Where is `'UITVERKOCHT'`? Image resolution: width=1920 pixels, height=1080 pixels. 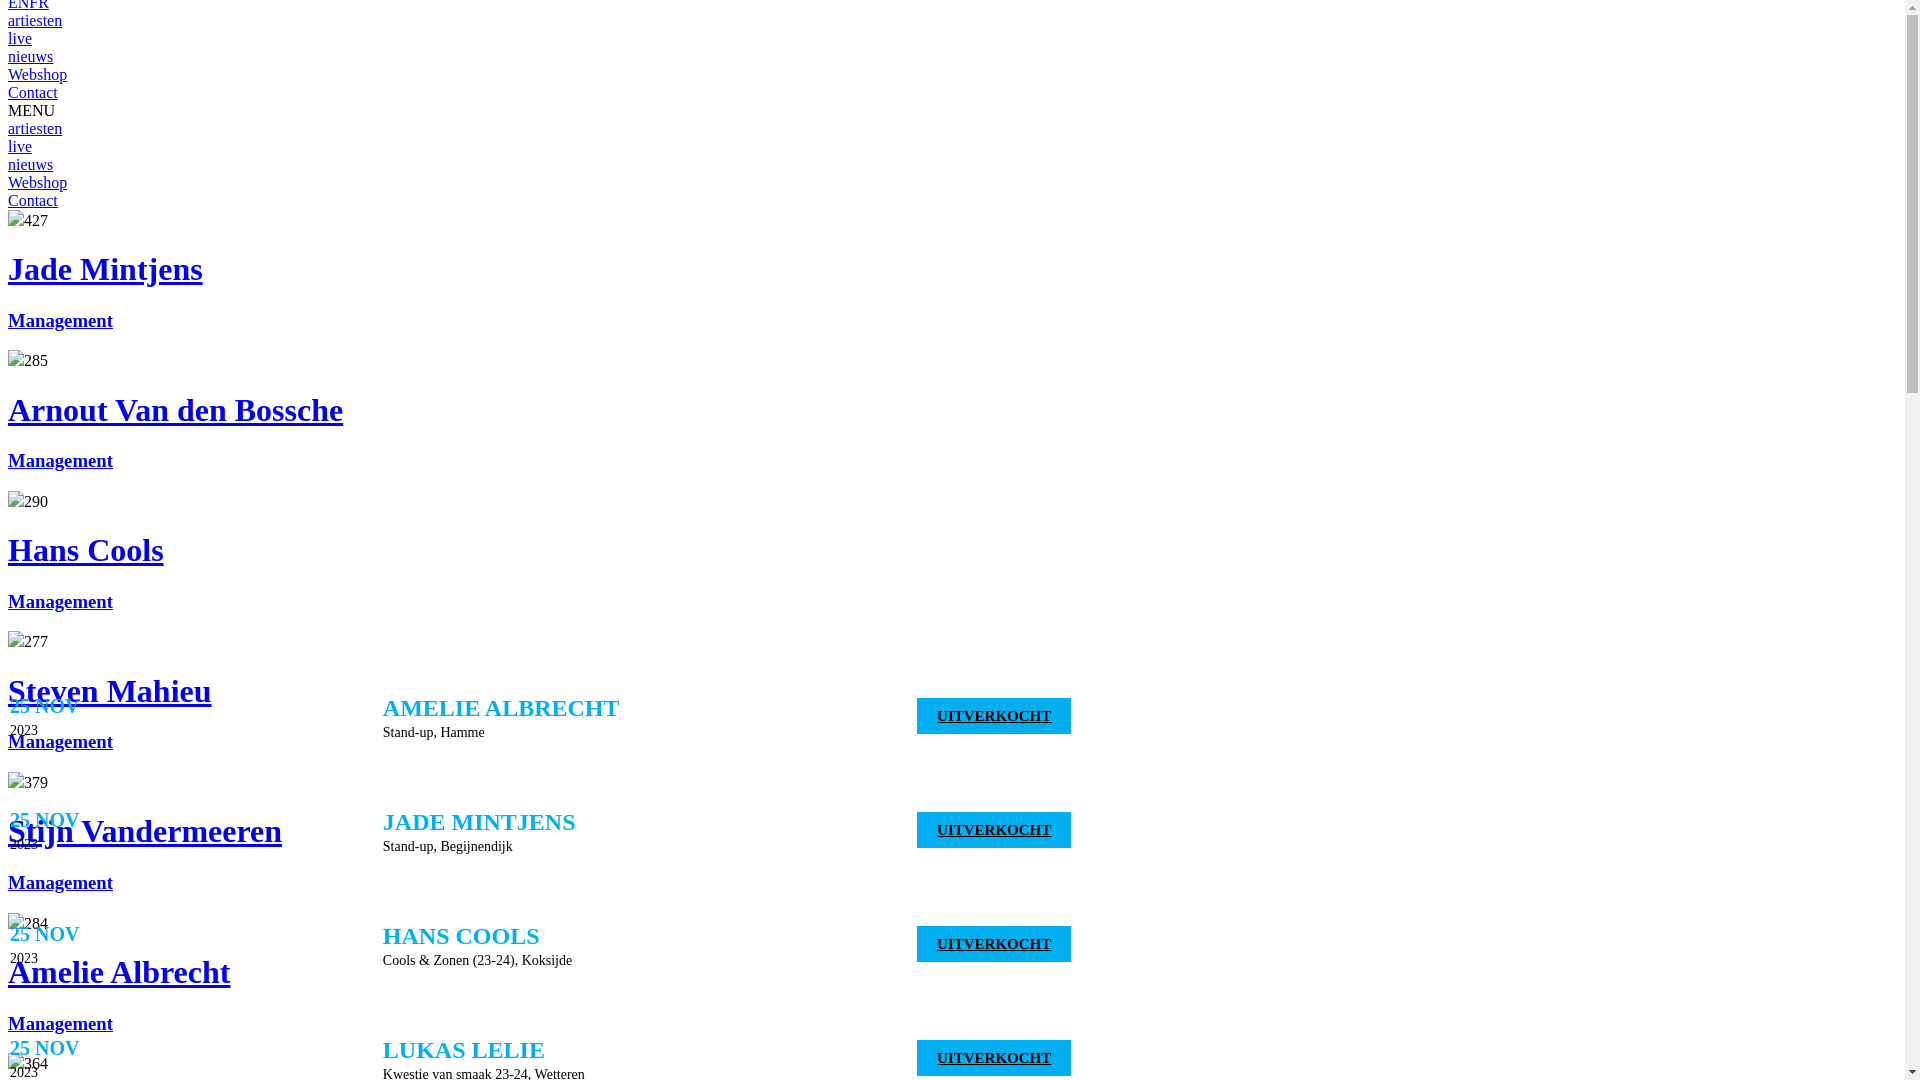
'UITVERKOCHT' is located at coordinates (993, 944).